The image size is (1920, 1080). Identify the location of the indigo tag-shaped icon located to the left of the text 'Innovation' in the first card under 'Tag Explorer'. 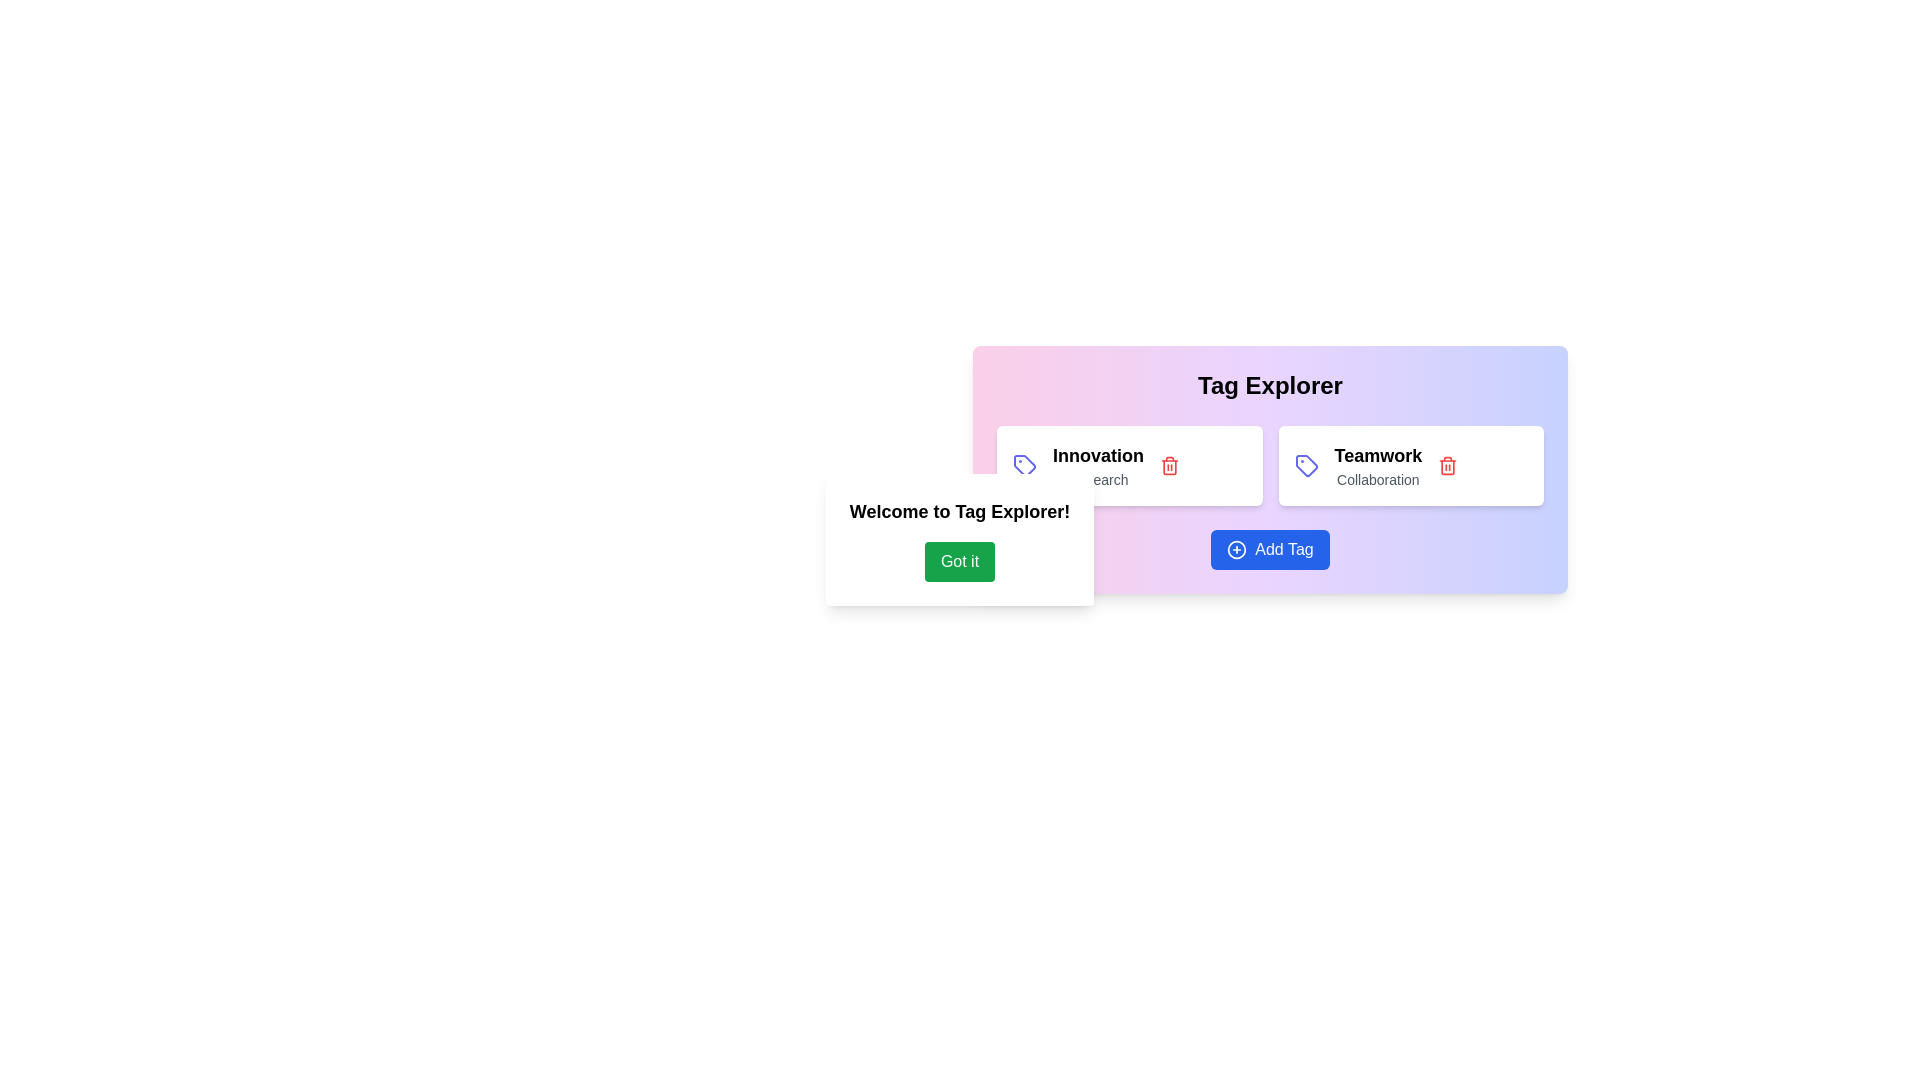
(1025, 466).